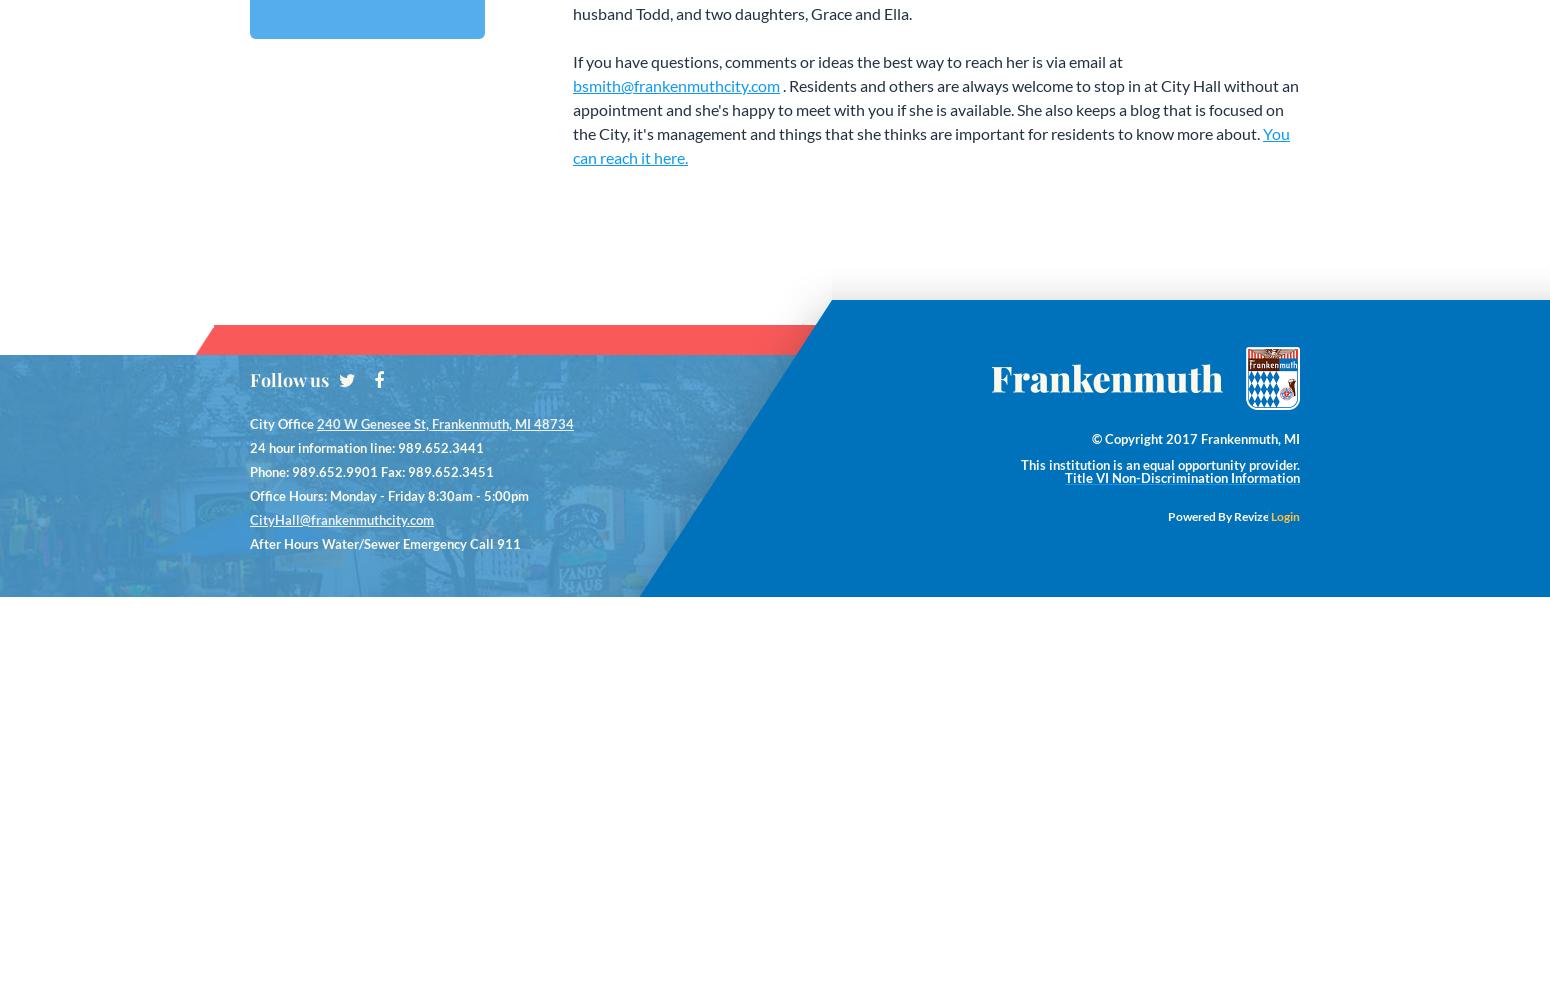 This screenshot has height=1000, width=1550. Describe the element at coordinates (340, 520) in the screenshot. I see `'CityHall@frankenmuthcity.com'` at that location.